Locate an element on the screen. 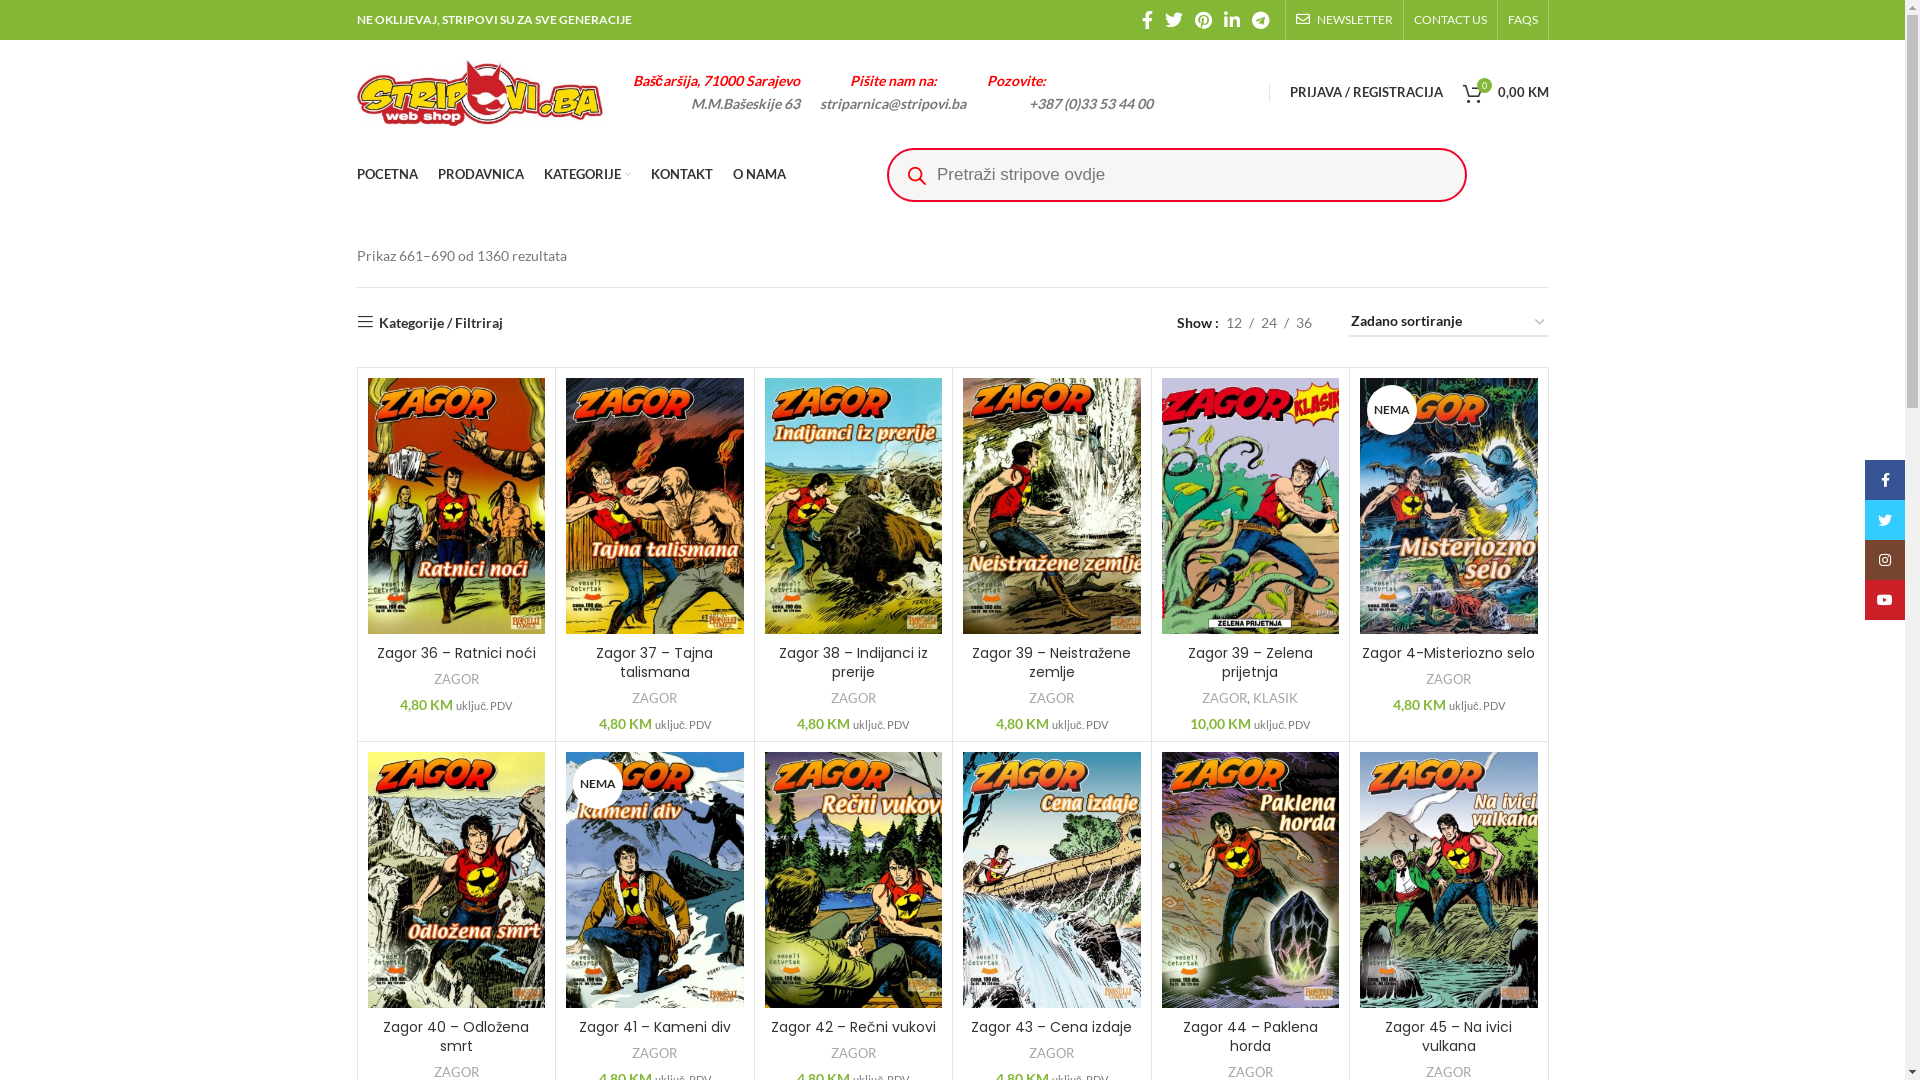 Image resolution: width=1920 pixels, height=1080 pixels. 'FAQS' is located at coordinates (1521, 19).